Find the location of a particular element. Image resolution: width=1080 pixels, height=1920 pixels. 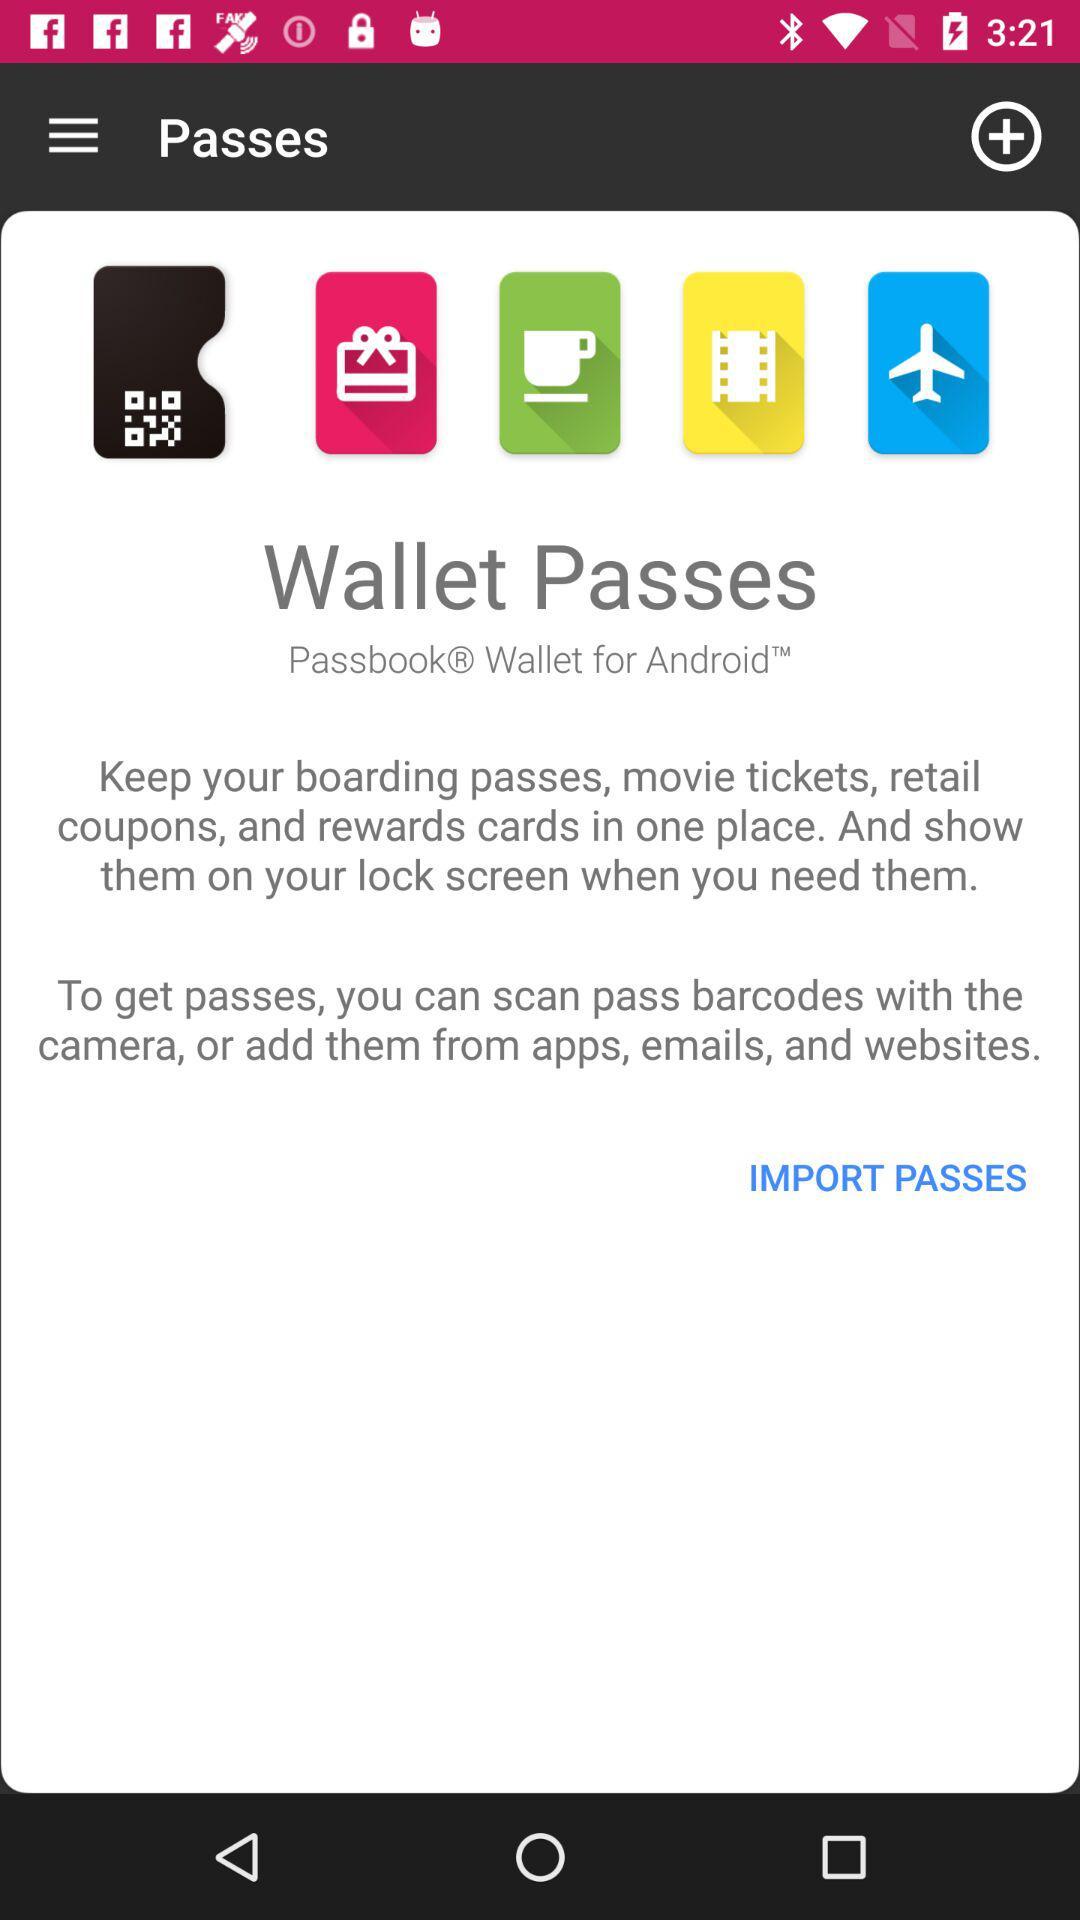

icon to the left of the passes icon is located at coordinates (72, 135).